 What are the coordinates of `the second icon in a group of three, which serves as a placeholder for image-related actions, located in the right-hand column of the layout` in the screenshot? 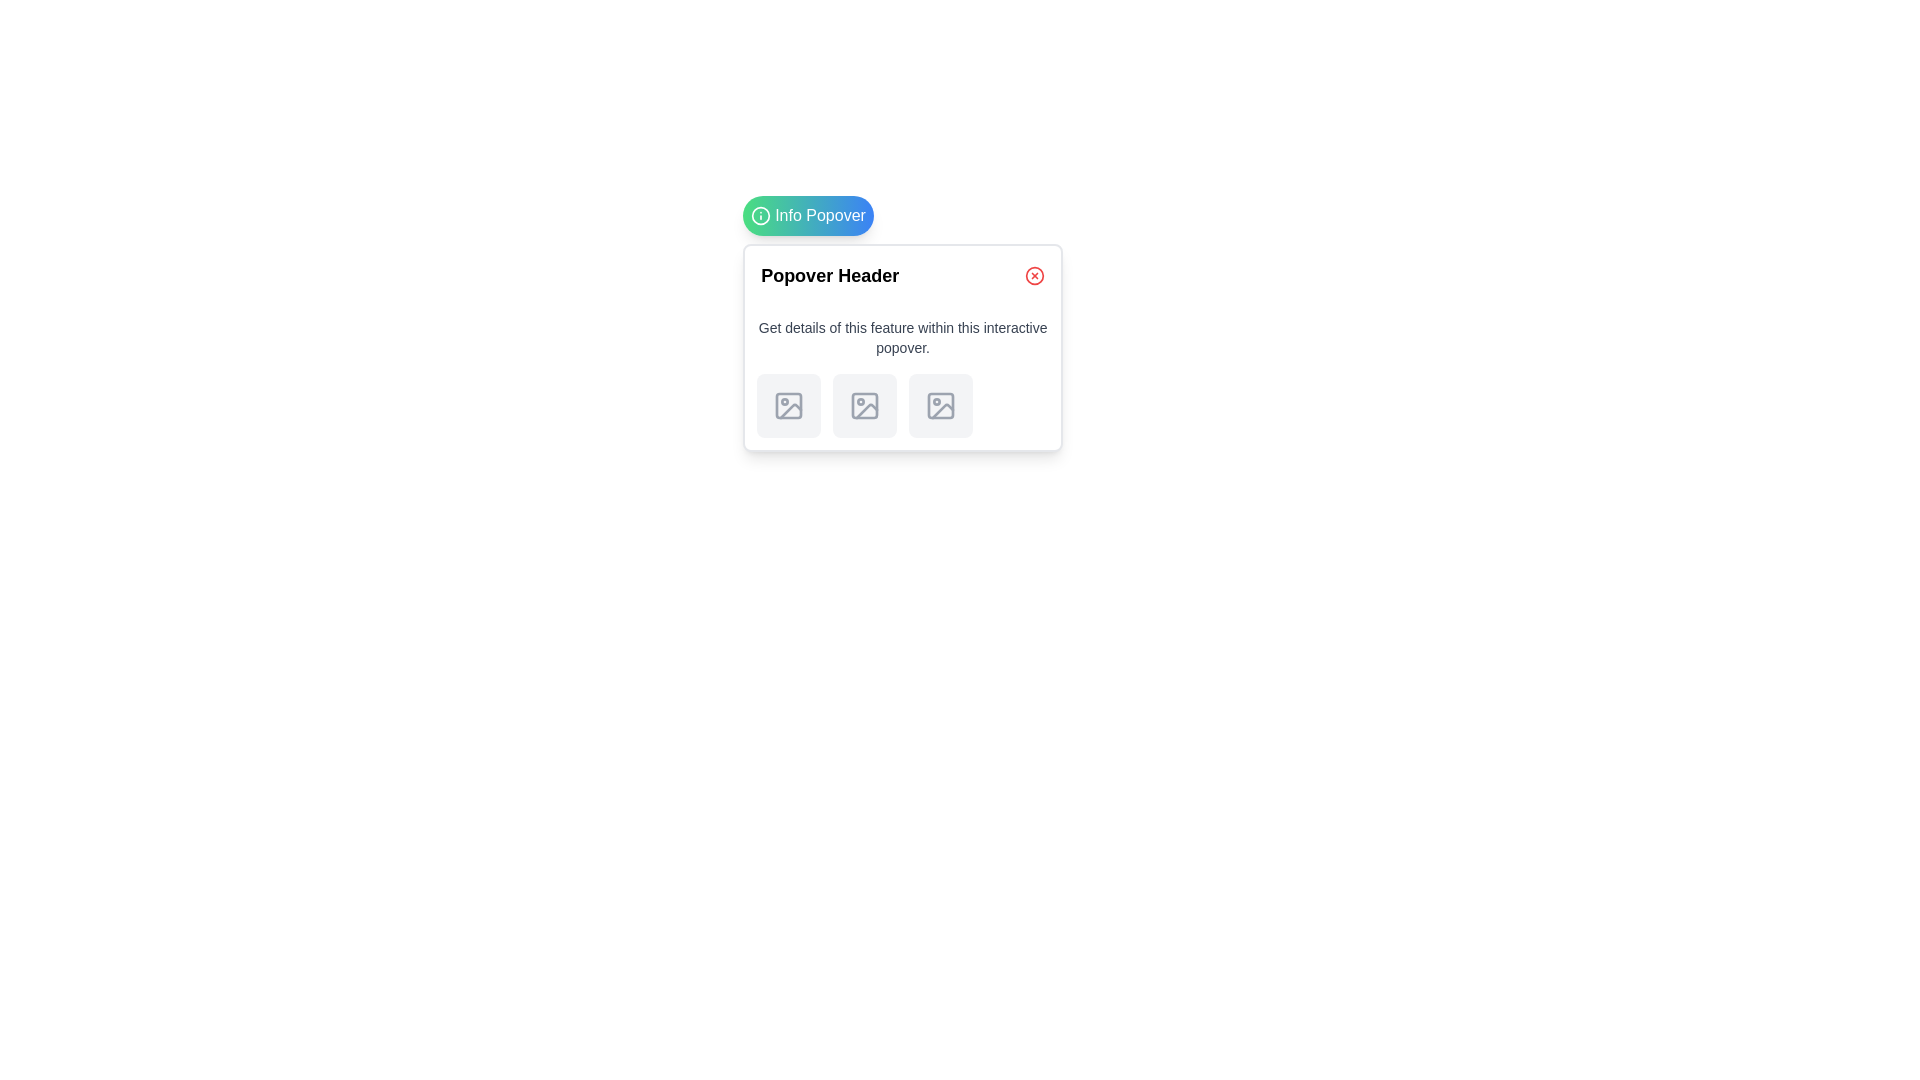 It's located at (865, 405).